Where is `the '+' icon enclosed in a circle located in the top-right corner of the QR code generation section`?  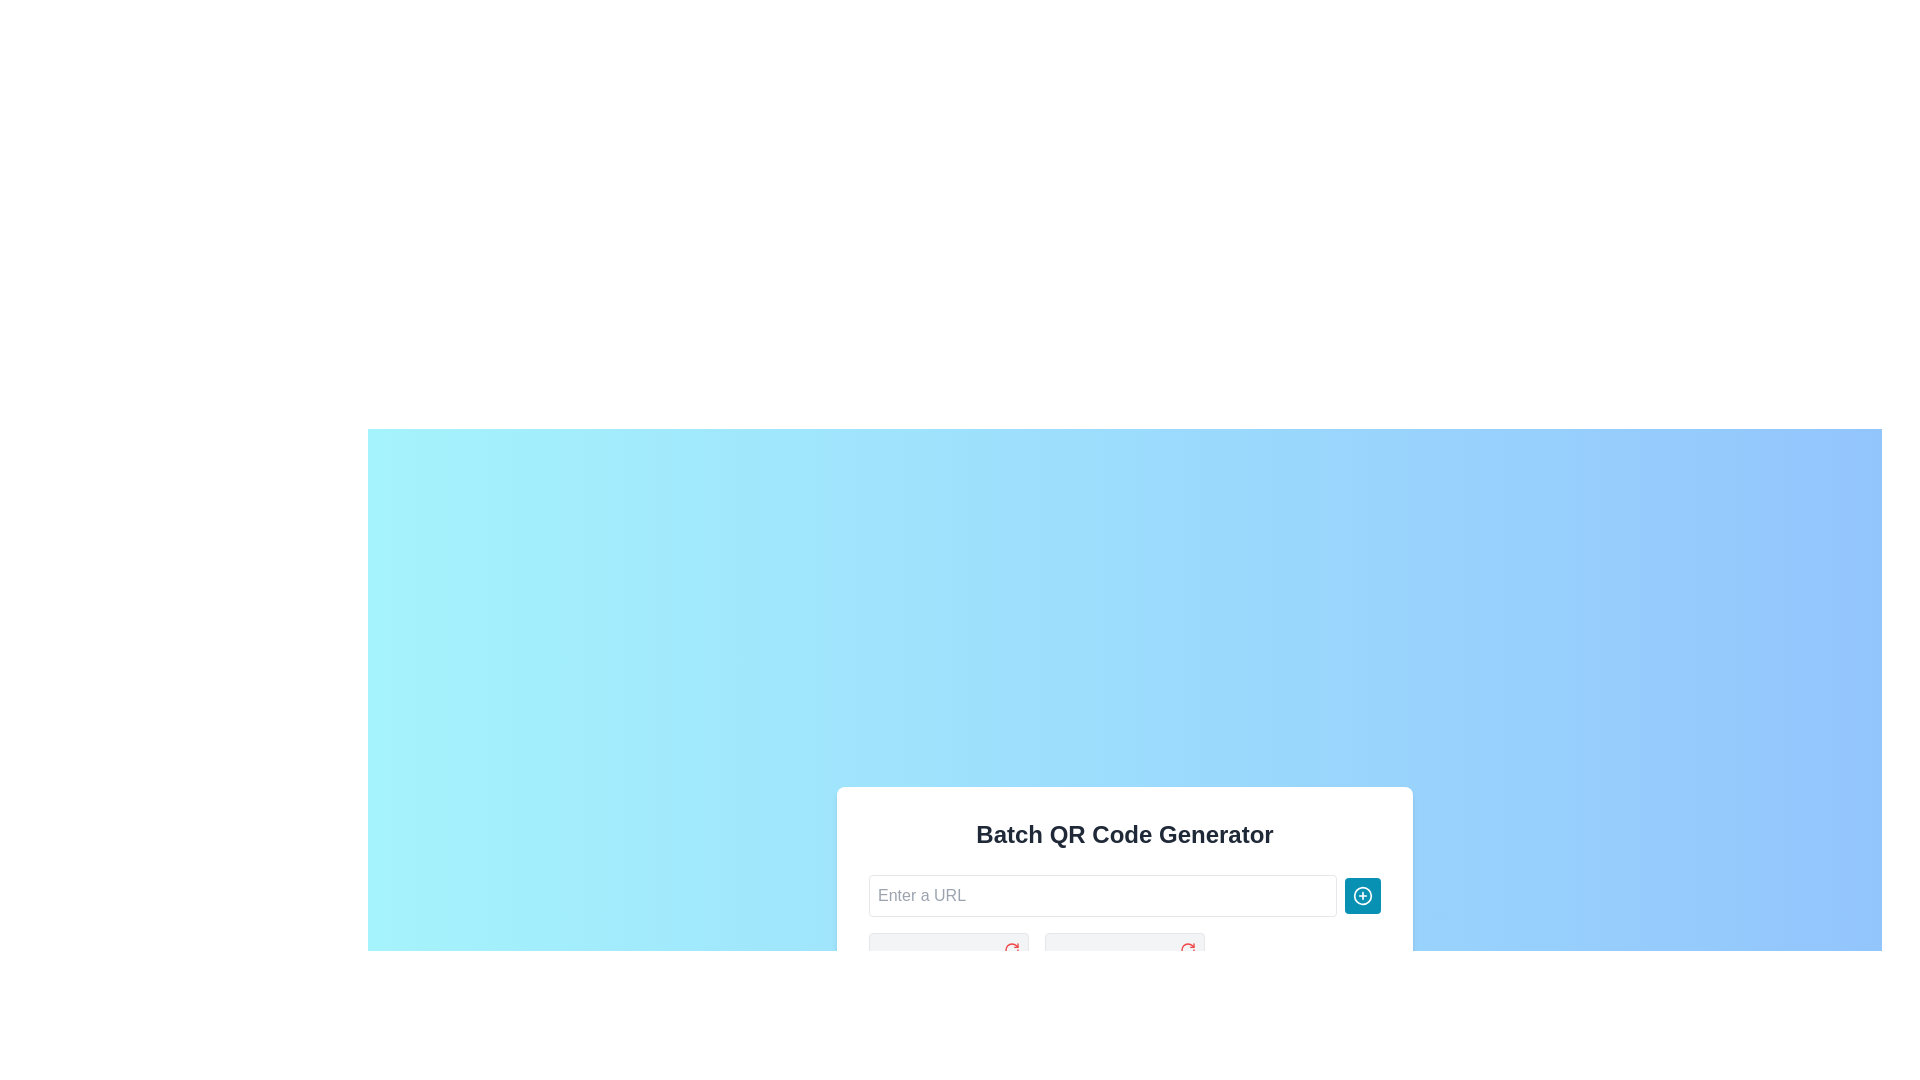 the '+' icon enclosed in a circle located in the top-right corner of the QR code generation section is located at coordinates (1362, 894).